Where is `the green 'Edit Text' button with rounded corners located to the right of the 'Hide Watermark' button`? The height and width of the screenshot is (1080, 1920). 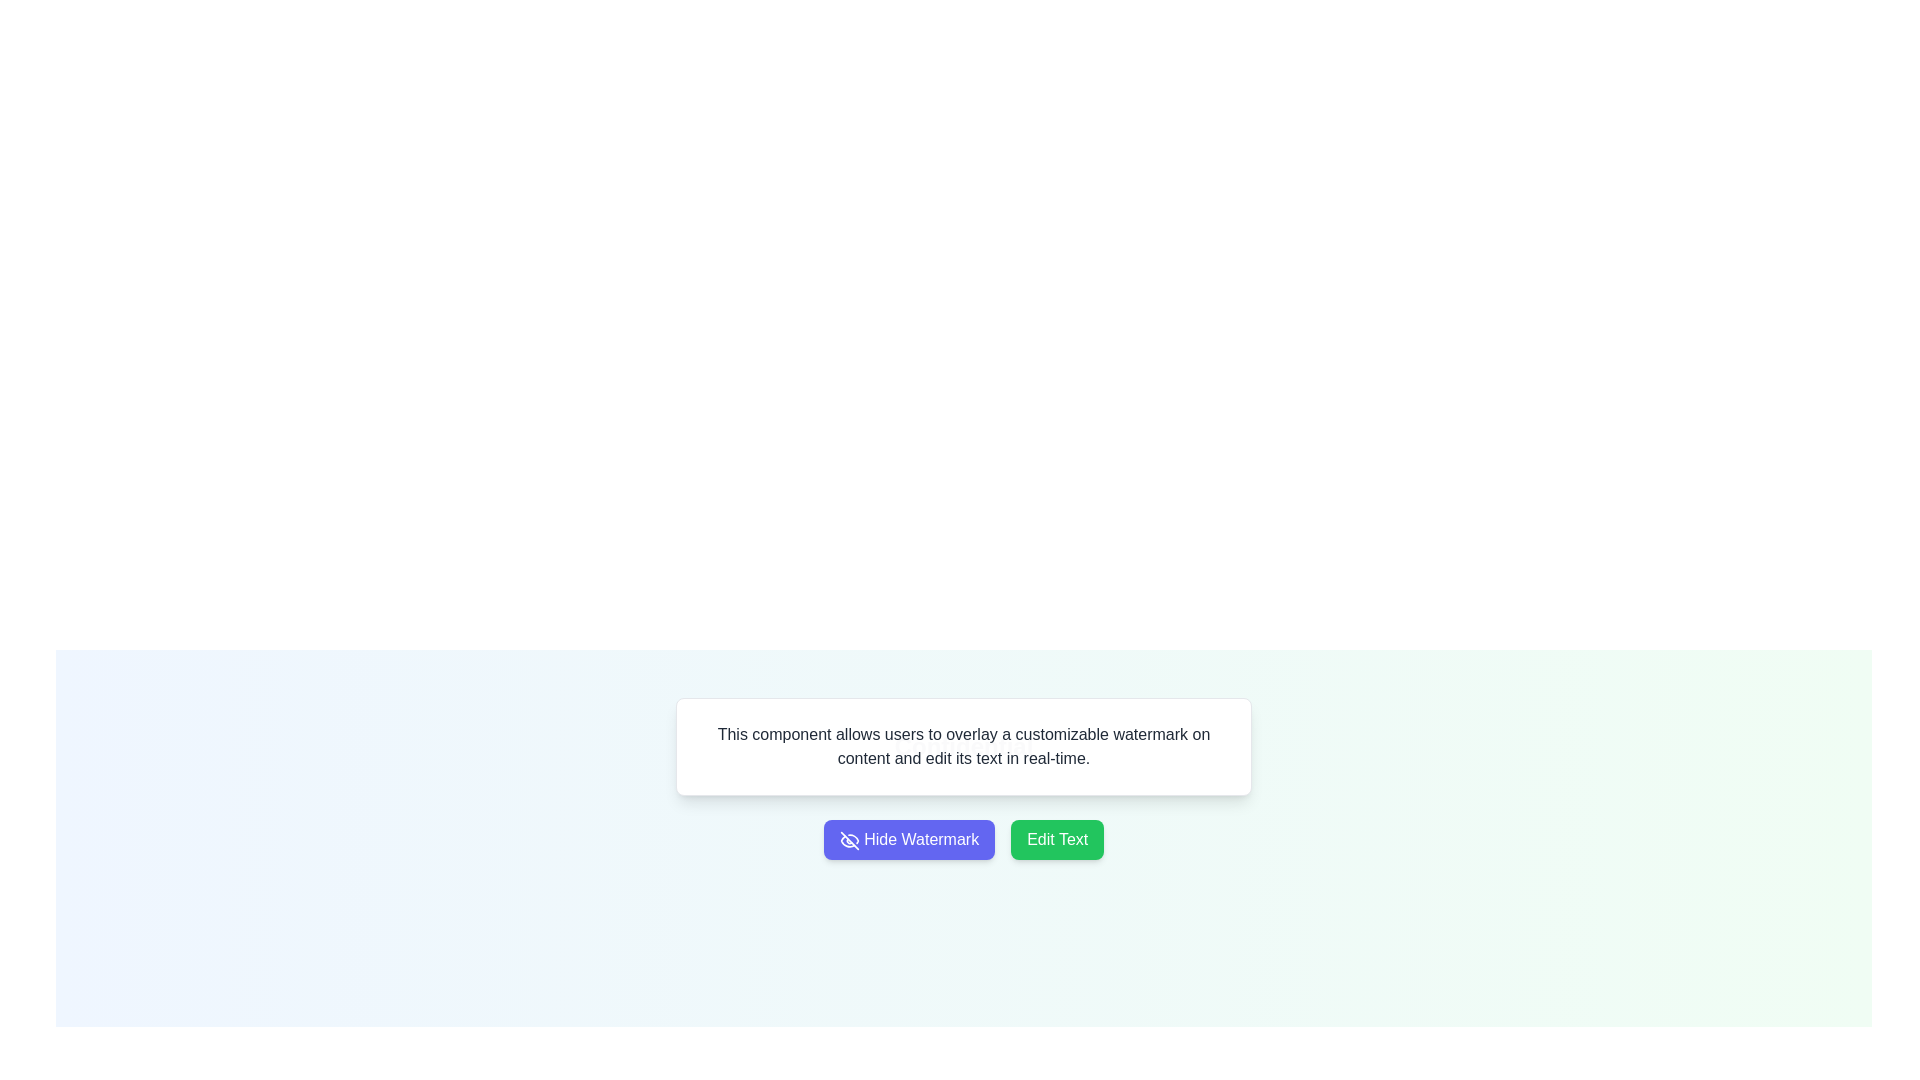 the green 'Edit Text' button with rounded corners located to the right of the 'Hide Watermark' button is located at coordinates (1056, 840).